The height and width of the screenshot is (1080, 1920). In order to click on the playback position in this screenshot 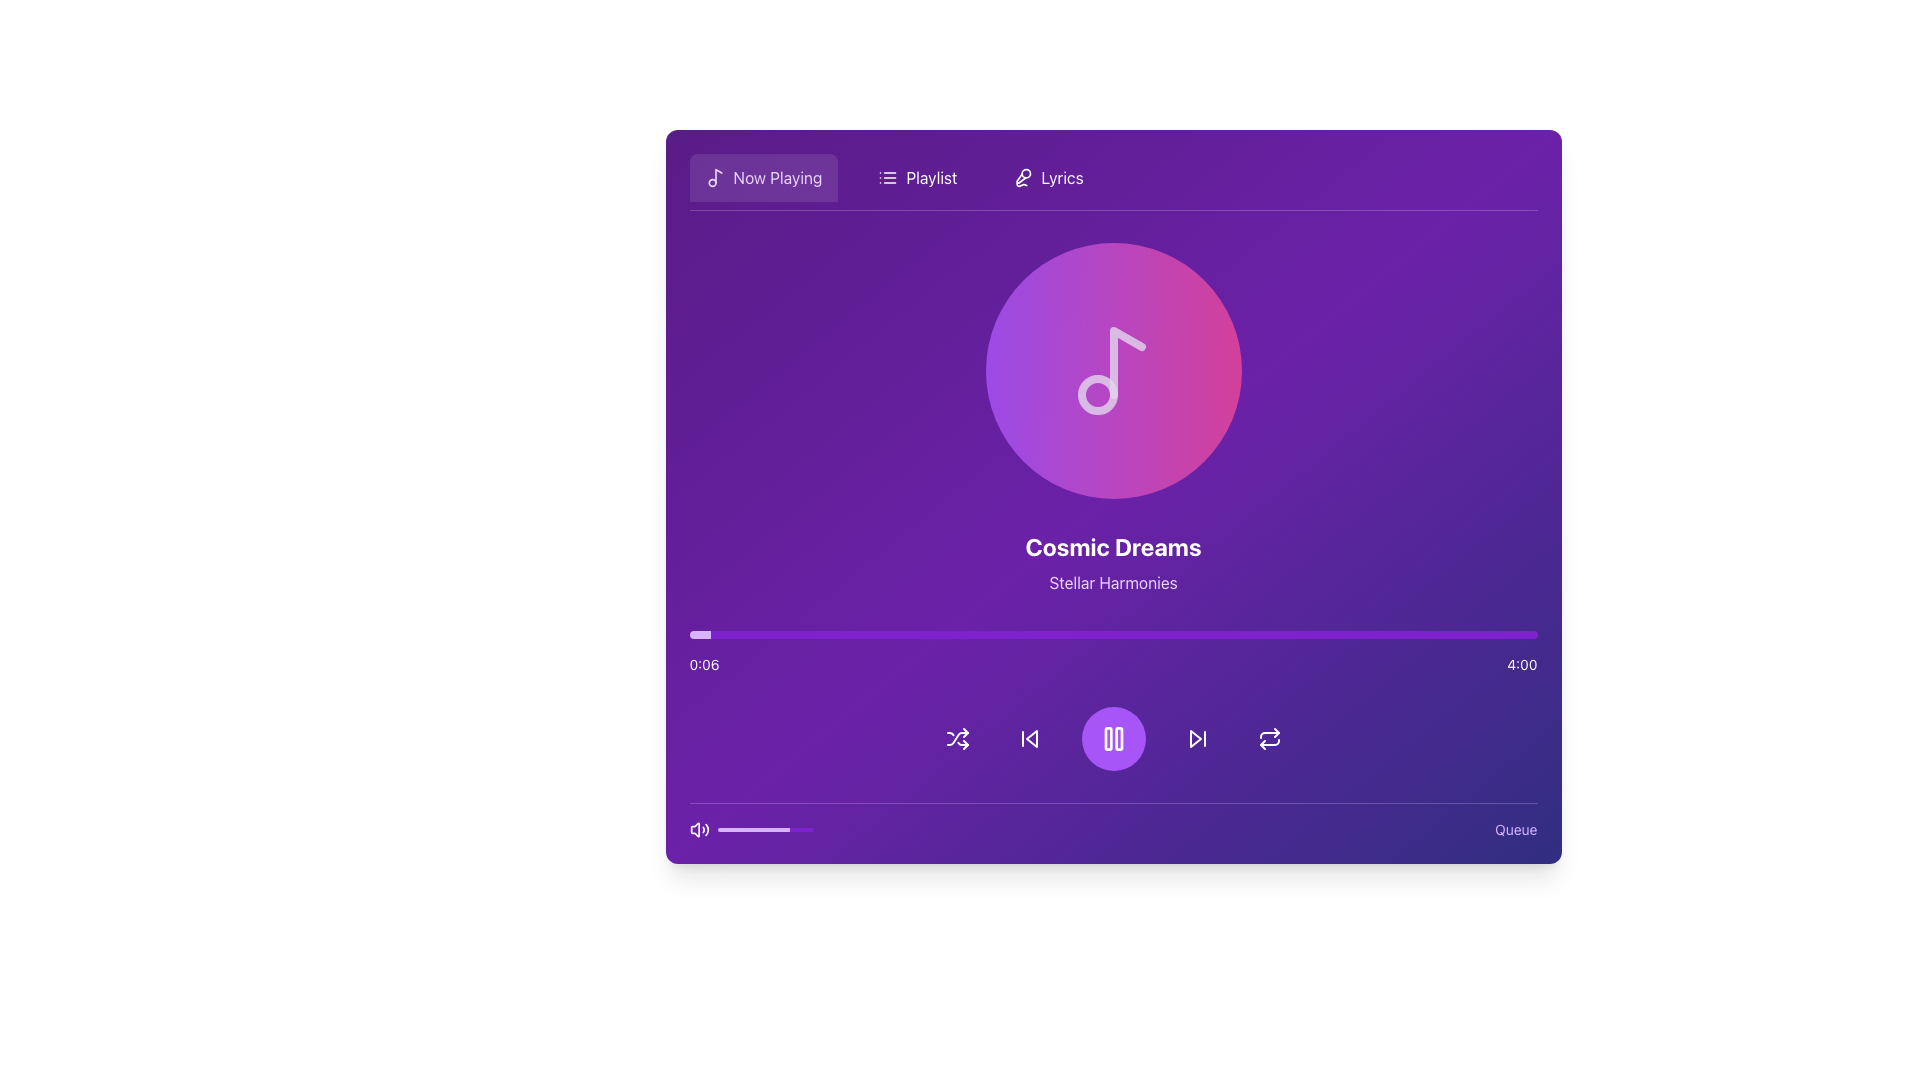, I will do `click(1073, 635)`.